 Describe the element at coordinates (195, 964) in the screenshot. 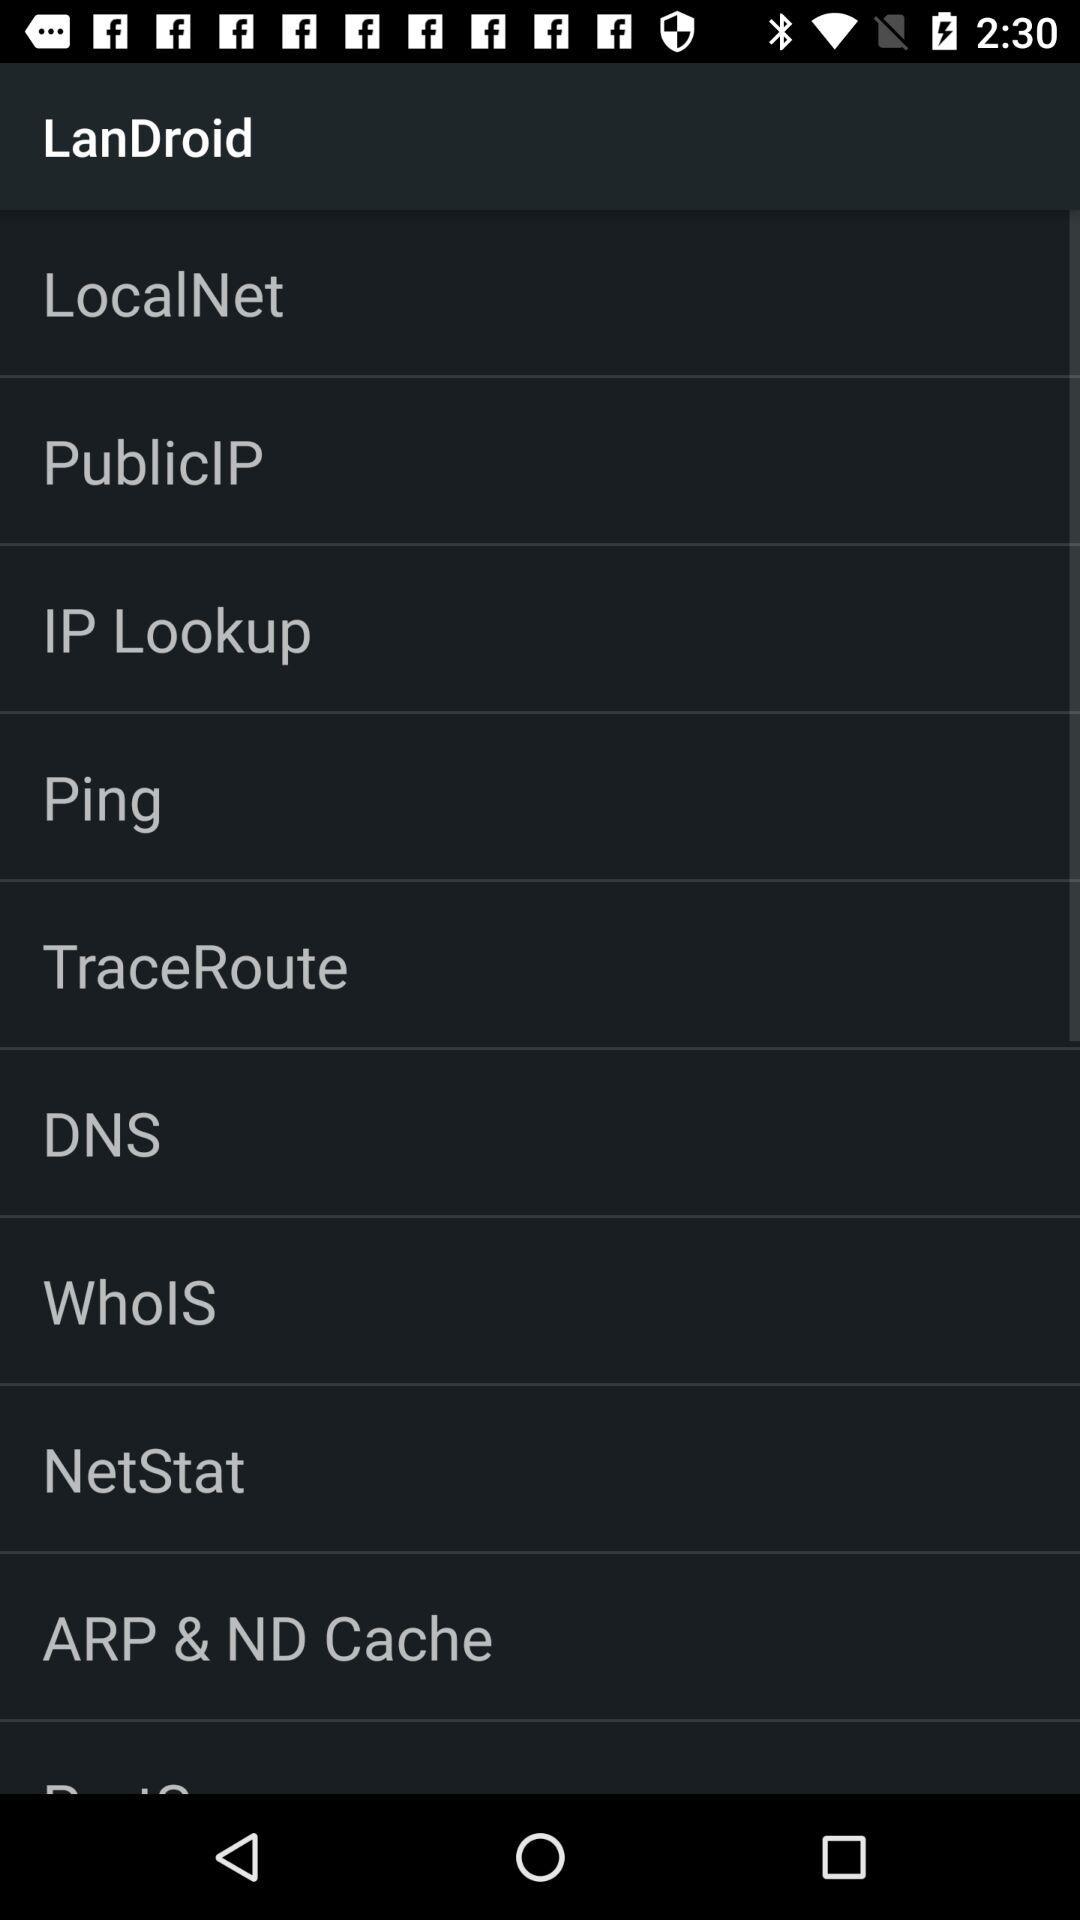

I see `traceroute icon` at that location.